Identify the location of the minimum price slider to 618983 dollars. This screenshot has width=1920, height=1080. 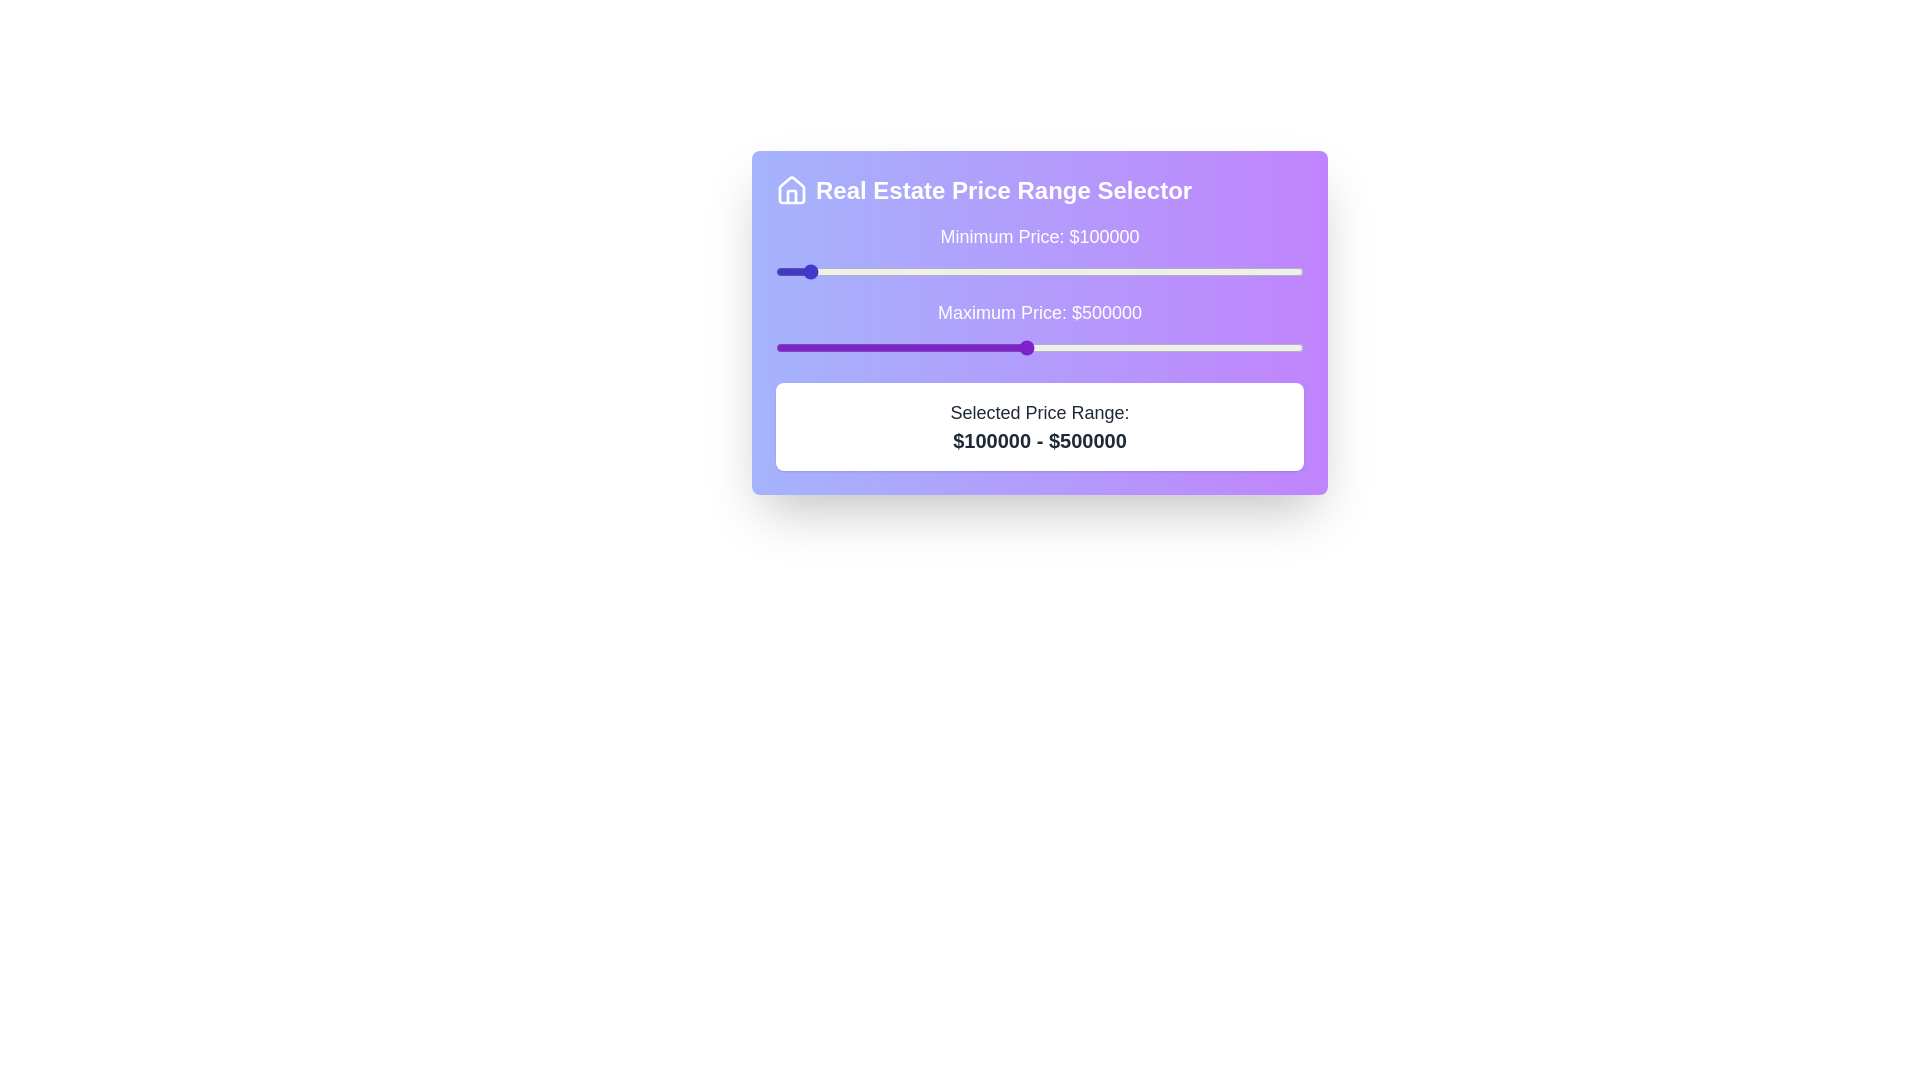
(1091, 272).